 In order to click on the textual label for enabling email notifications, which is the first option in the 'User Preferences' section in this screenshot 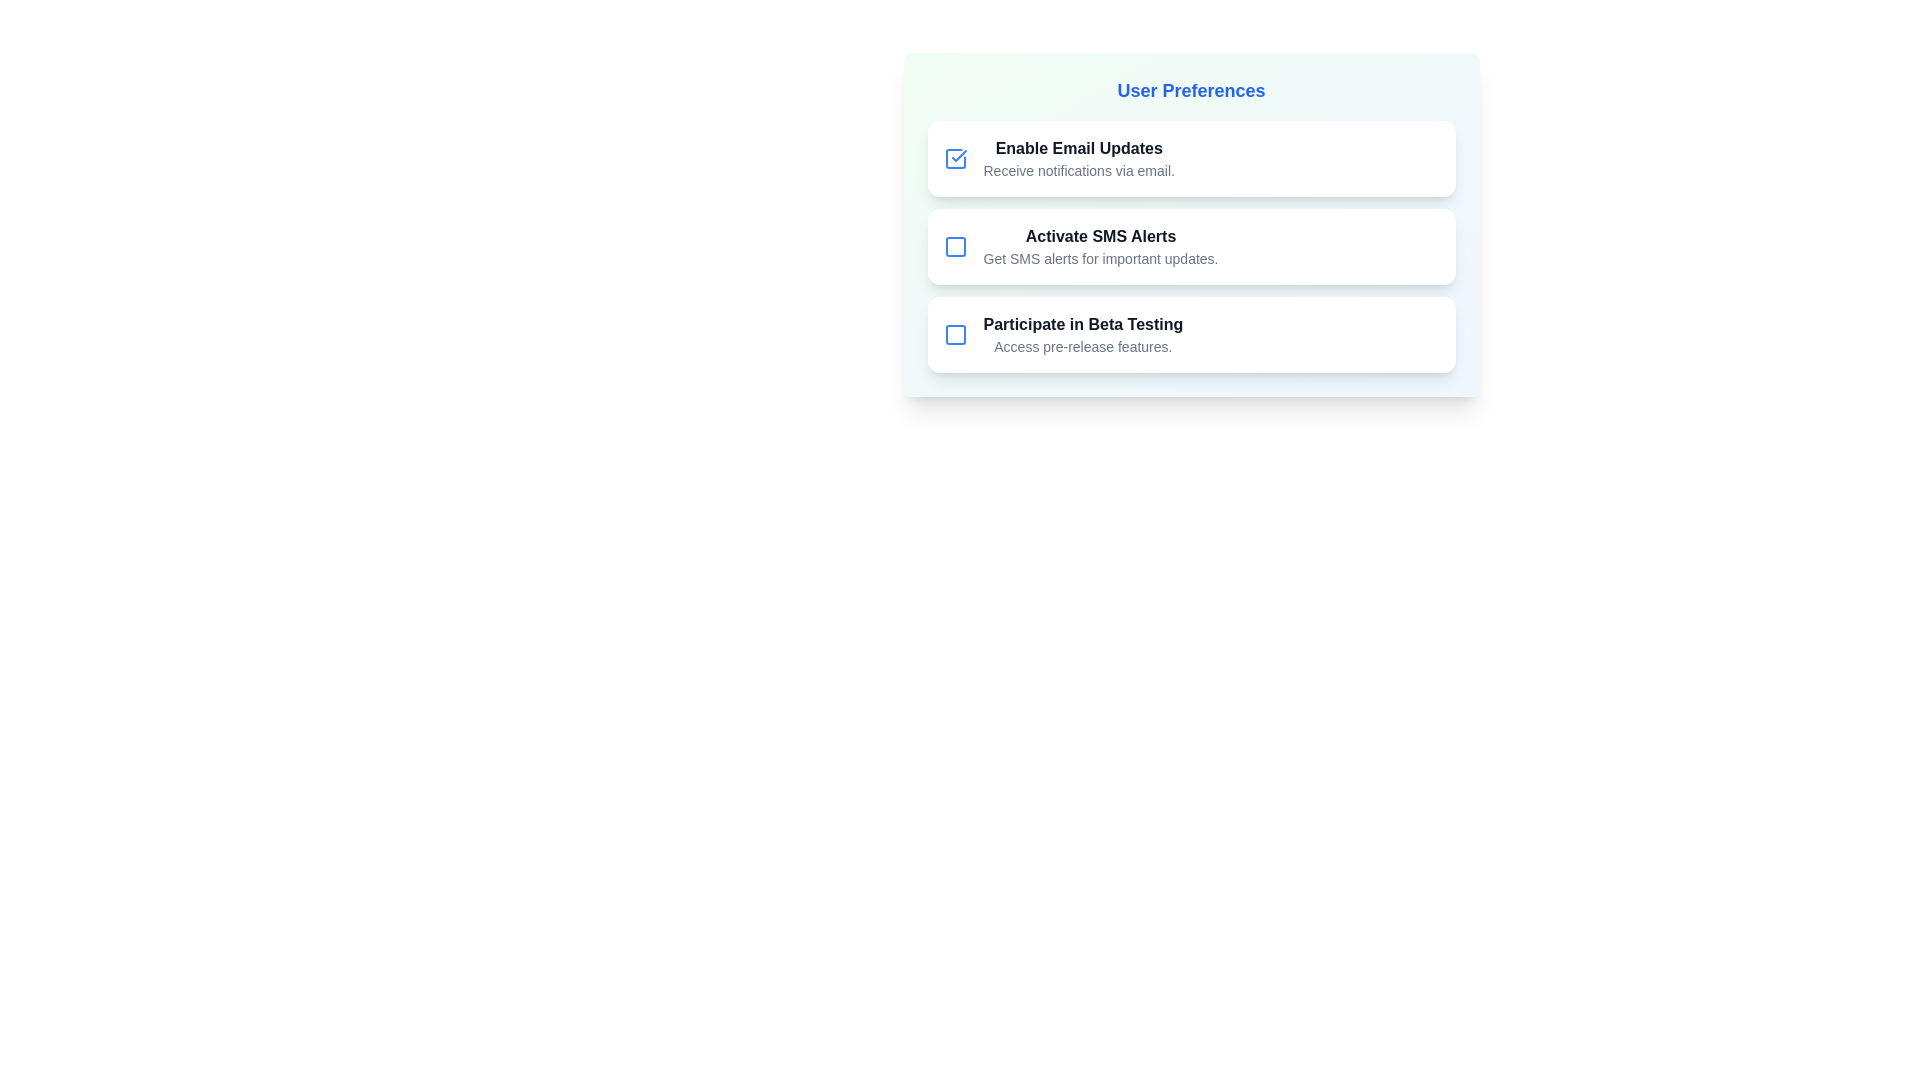, I will do `click(1078, 157)`.